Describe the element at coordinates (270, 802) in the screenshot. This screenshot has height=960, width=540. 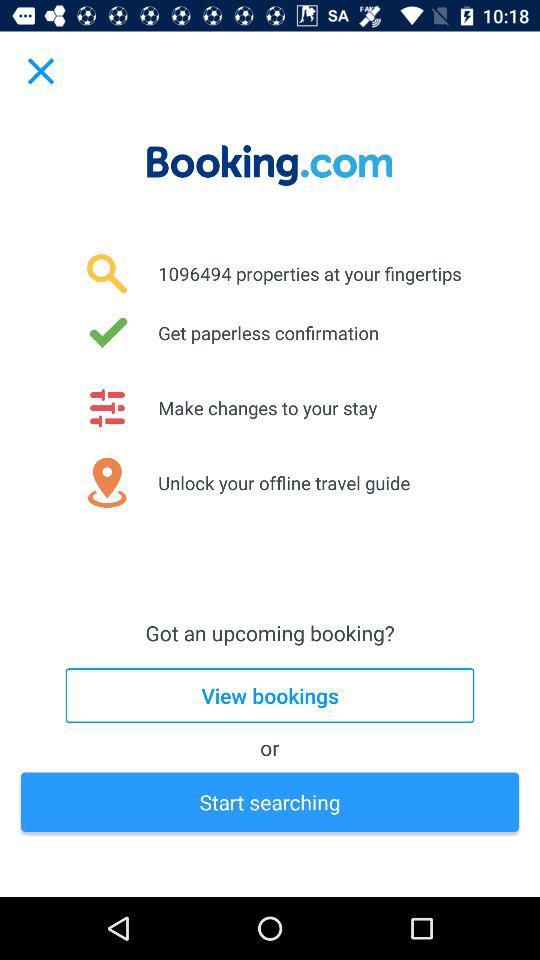
I see `item below the or` at that location.